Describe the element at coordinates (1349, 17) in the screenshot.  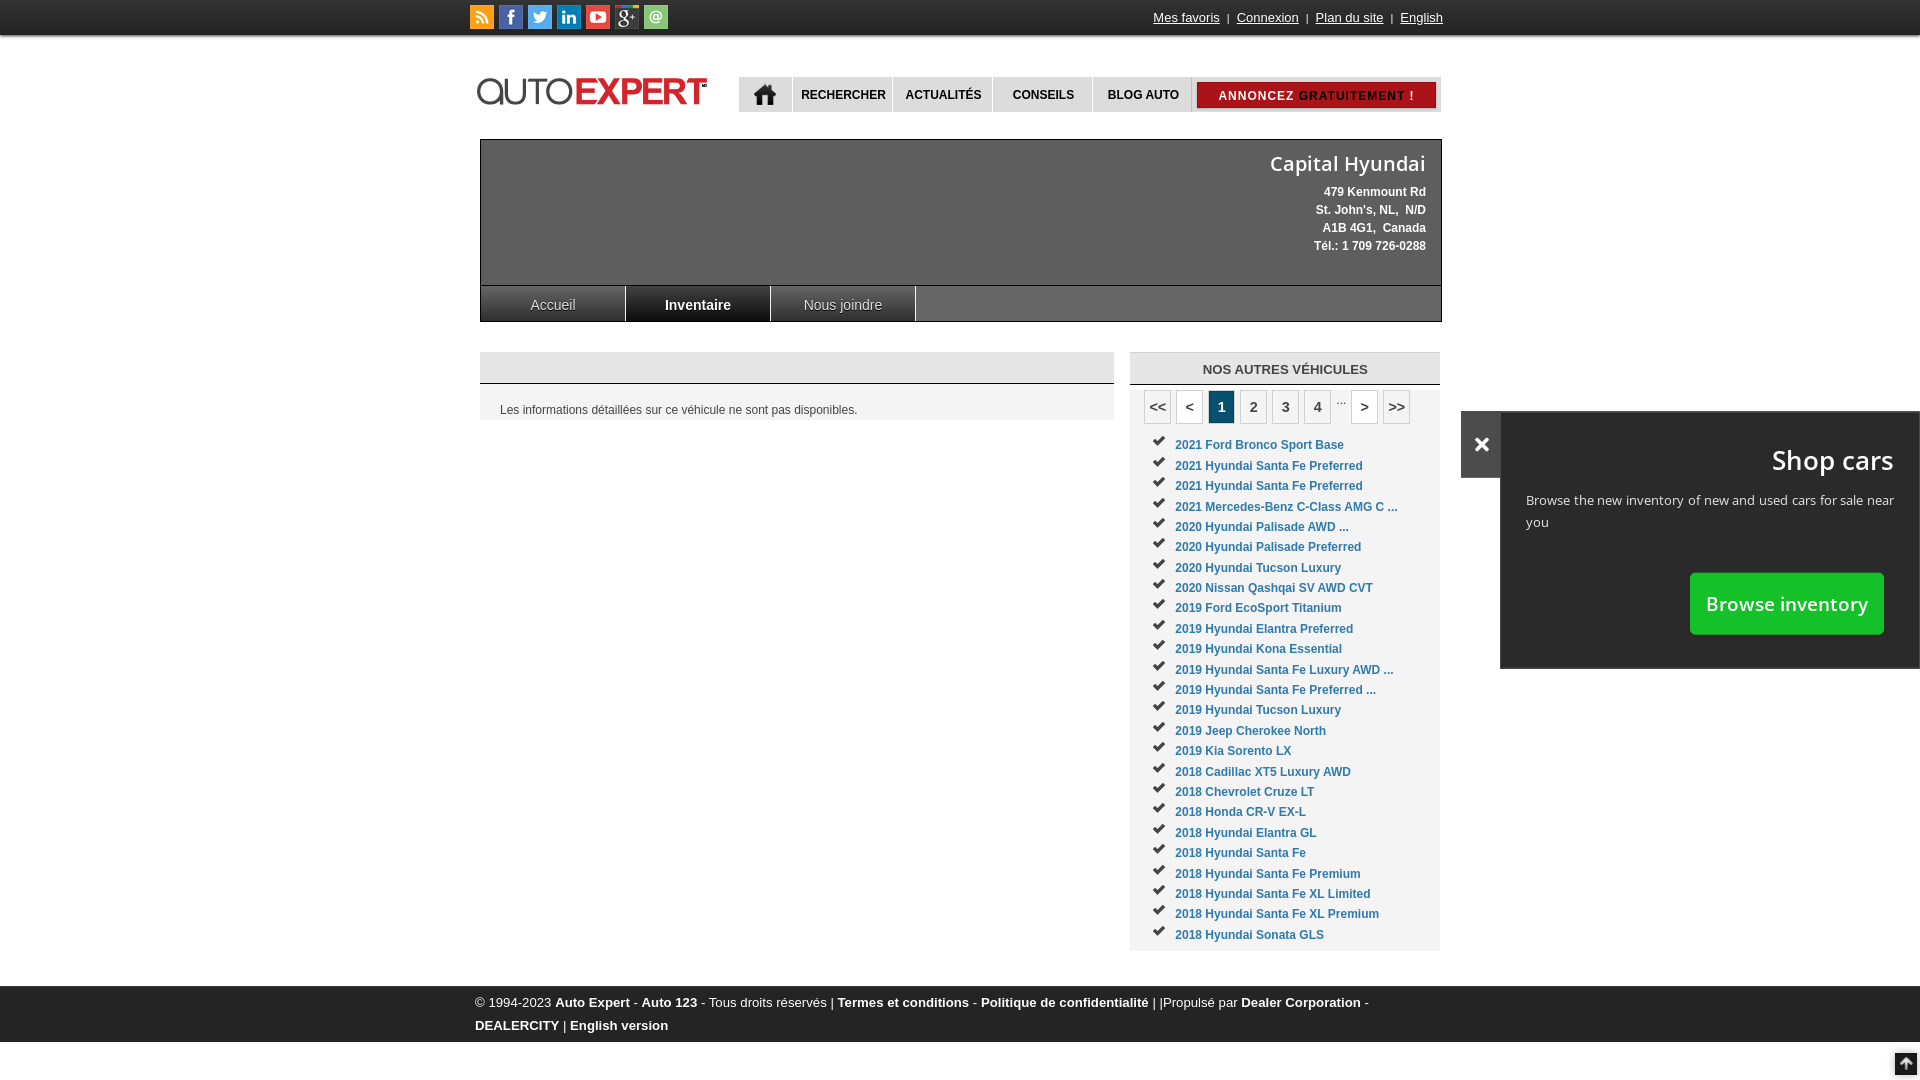
I see `'Plan du site'` at that location.